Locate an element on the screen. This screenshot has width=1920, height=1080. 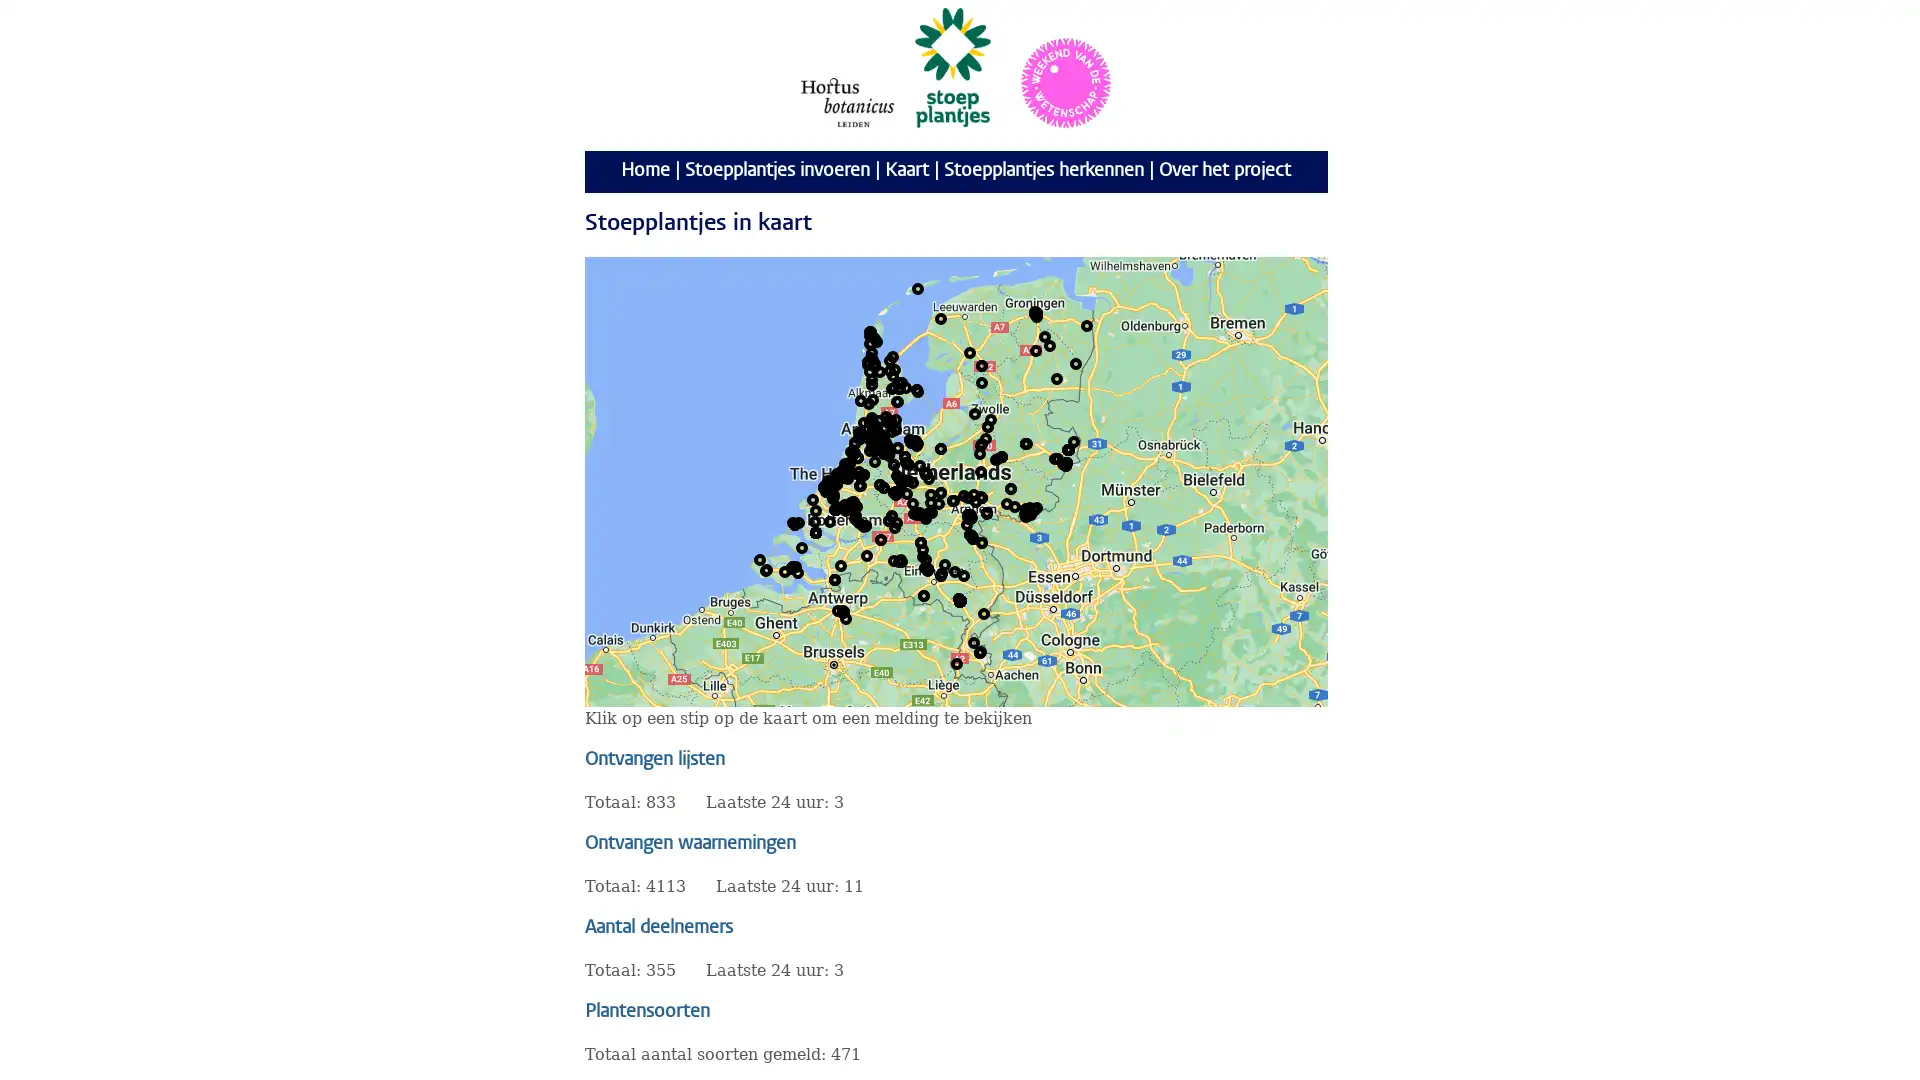
Telling van op 05 februari 2022 is located at coordinates (915, 511).